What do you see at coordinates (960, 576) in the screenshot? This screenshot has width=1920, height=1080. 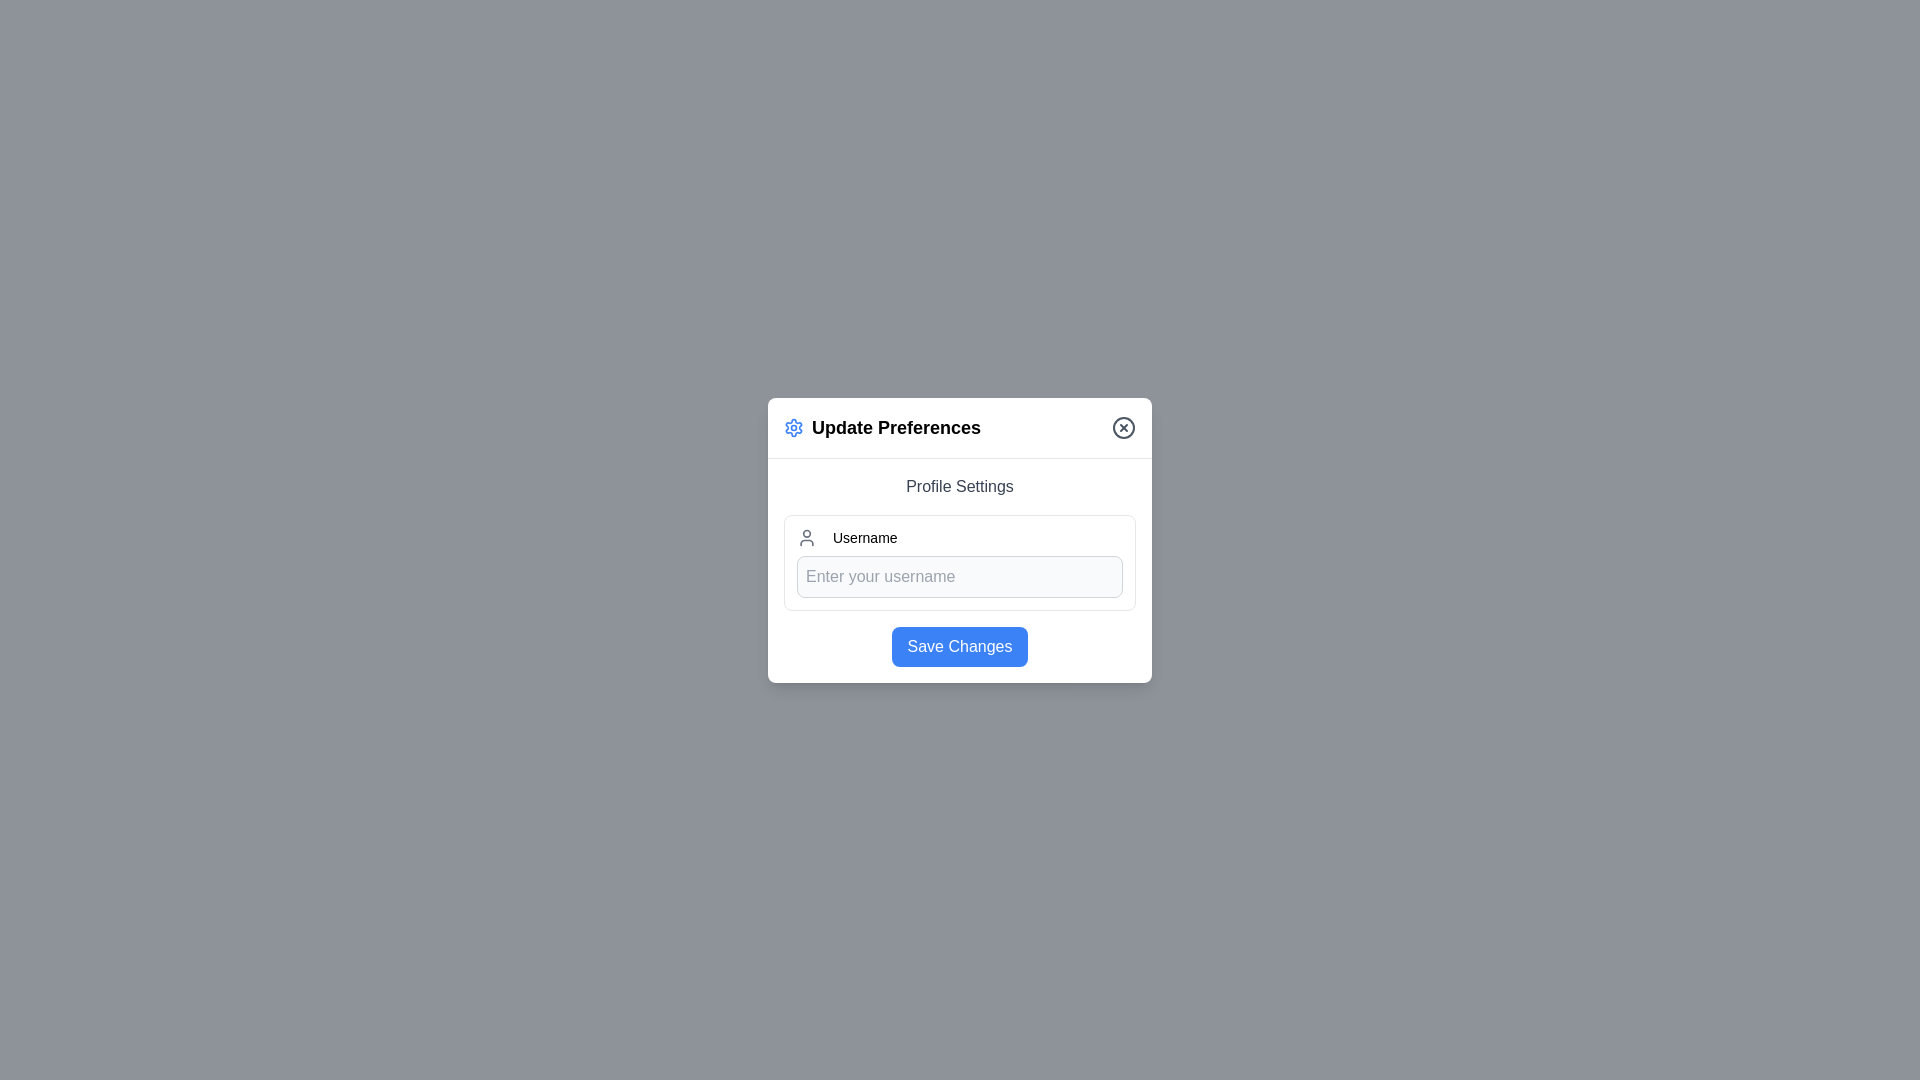 I see `the username input field and type the desired username text` at bounding box center [960, 576].